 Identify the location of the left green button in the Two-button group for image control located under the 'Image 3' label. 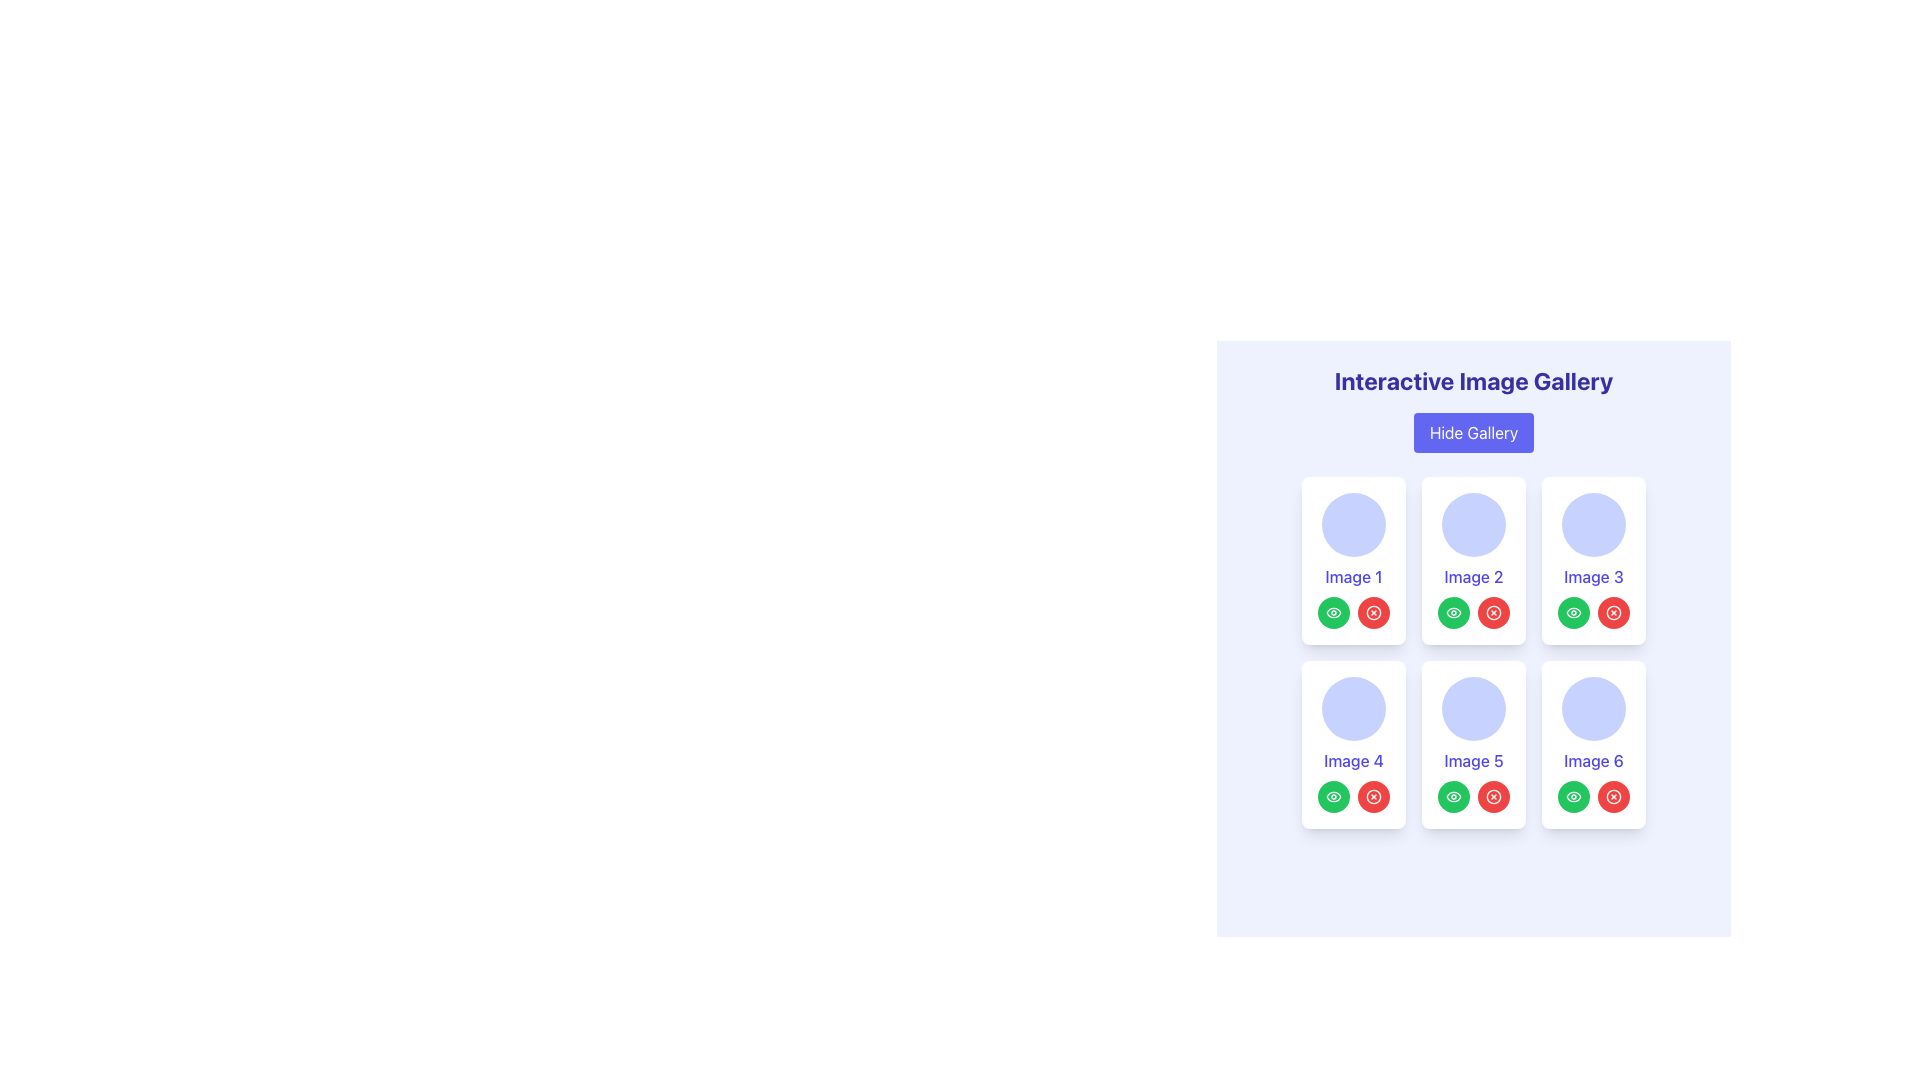
(1592, 612).